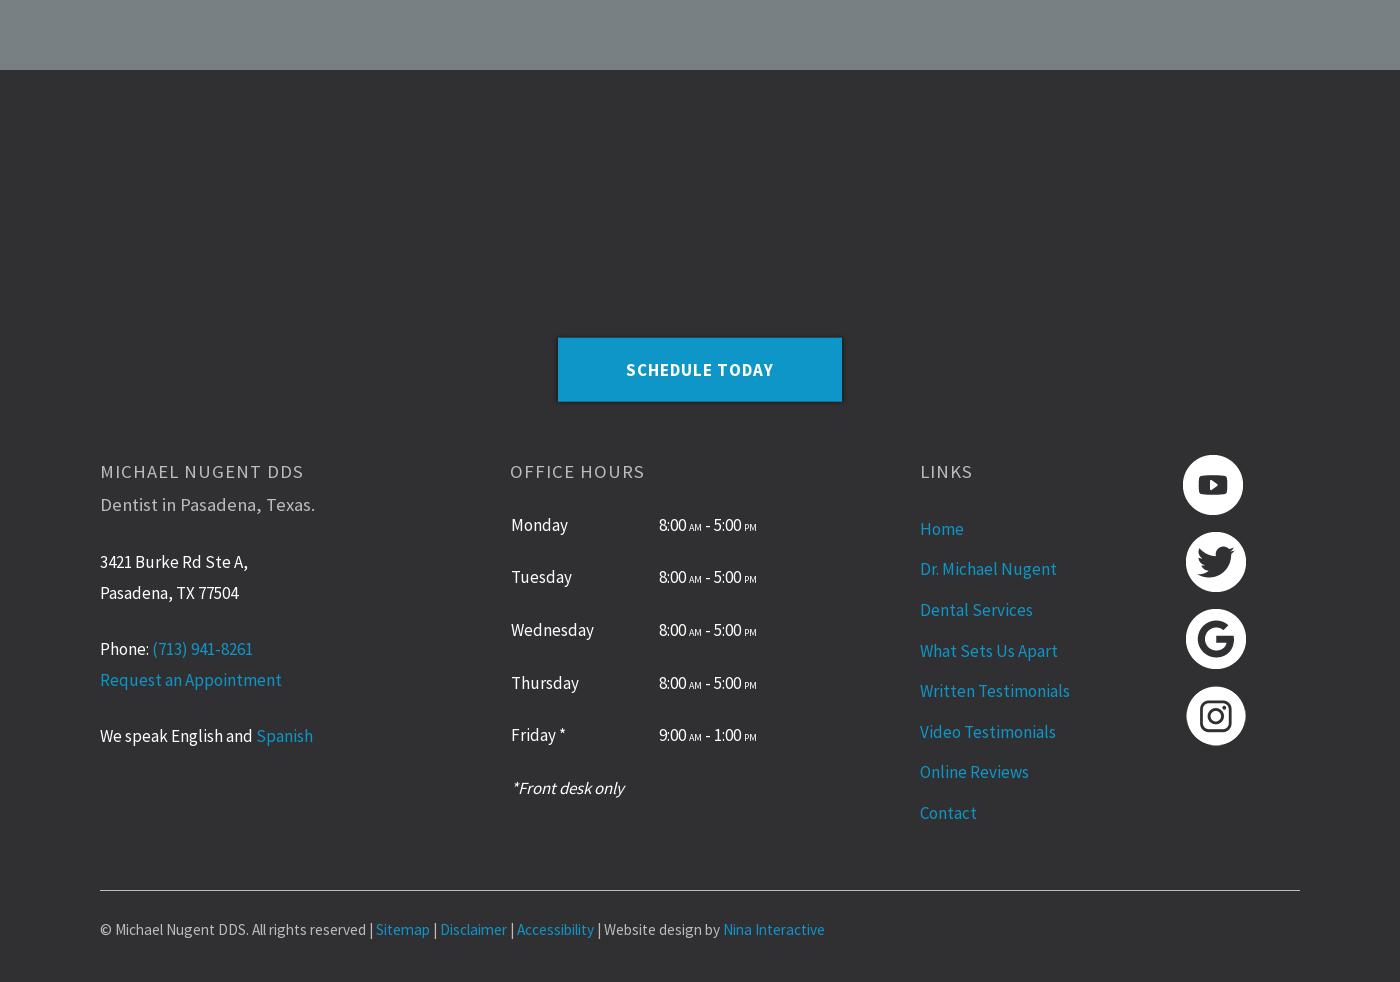  I want to click on 'Disclaimer', so click(473, 929).